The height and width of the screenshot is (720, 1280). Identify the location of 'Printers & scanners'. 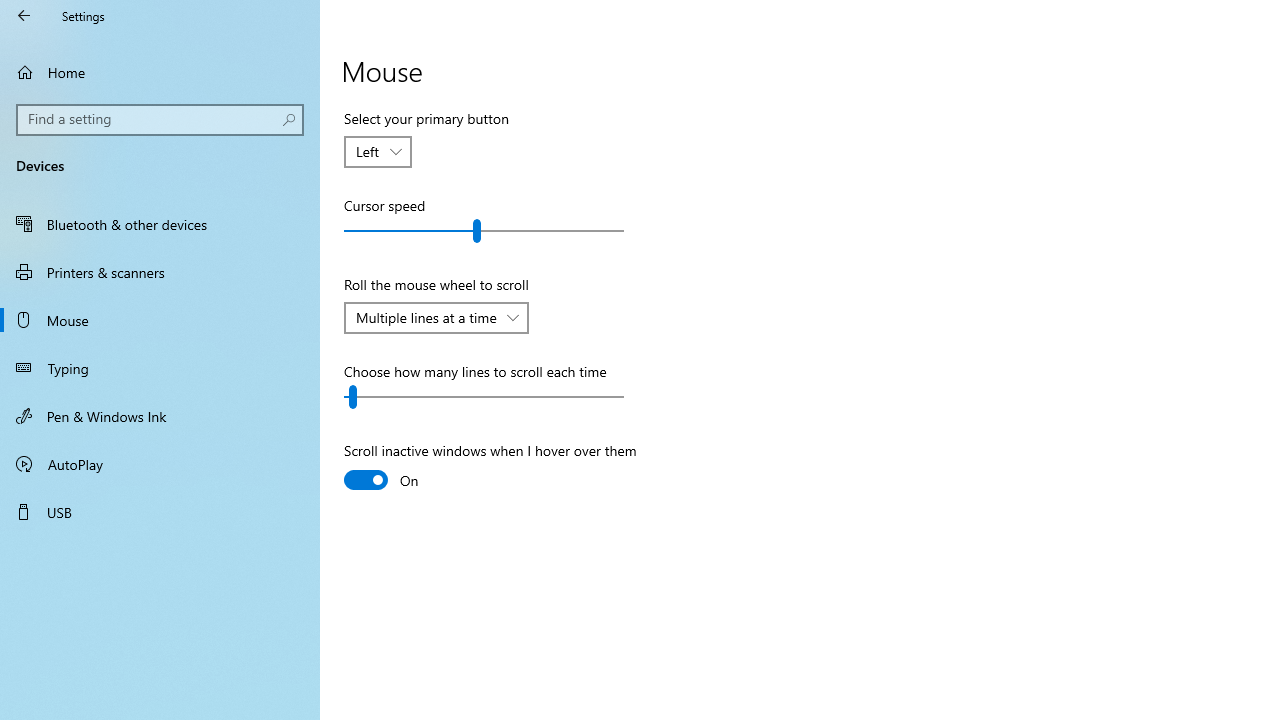
(160, 271).